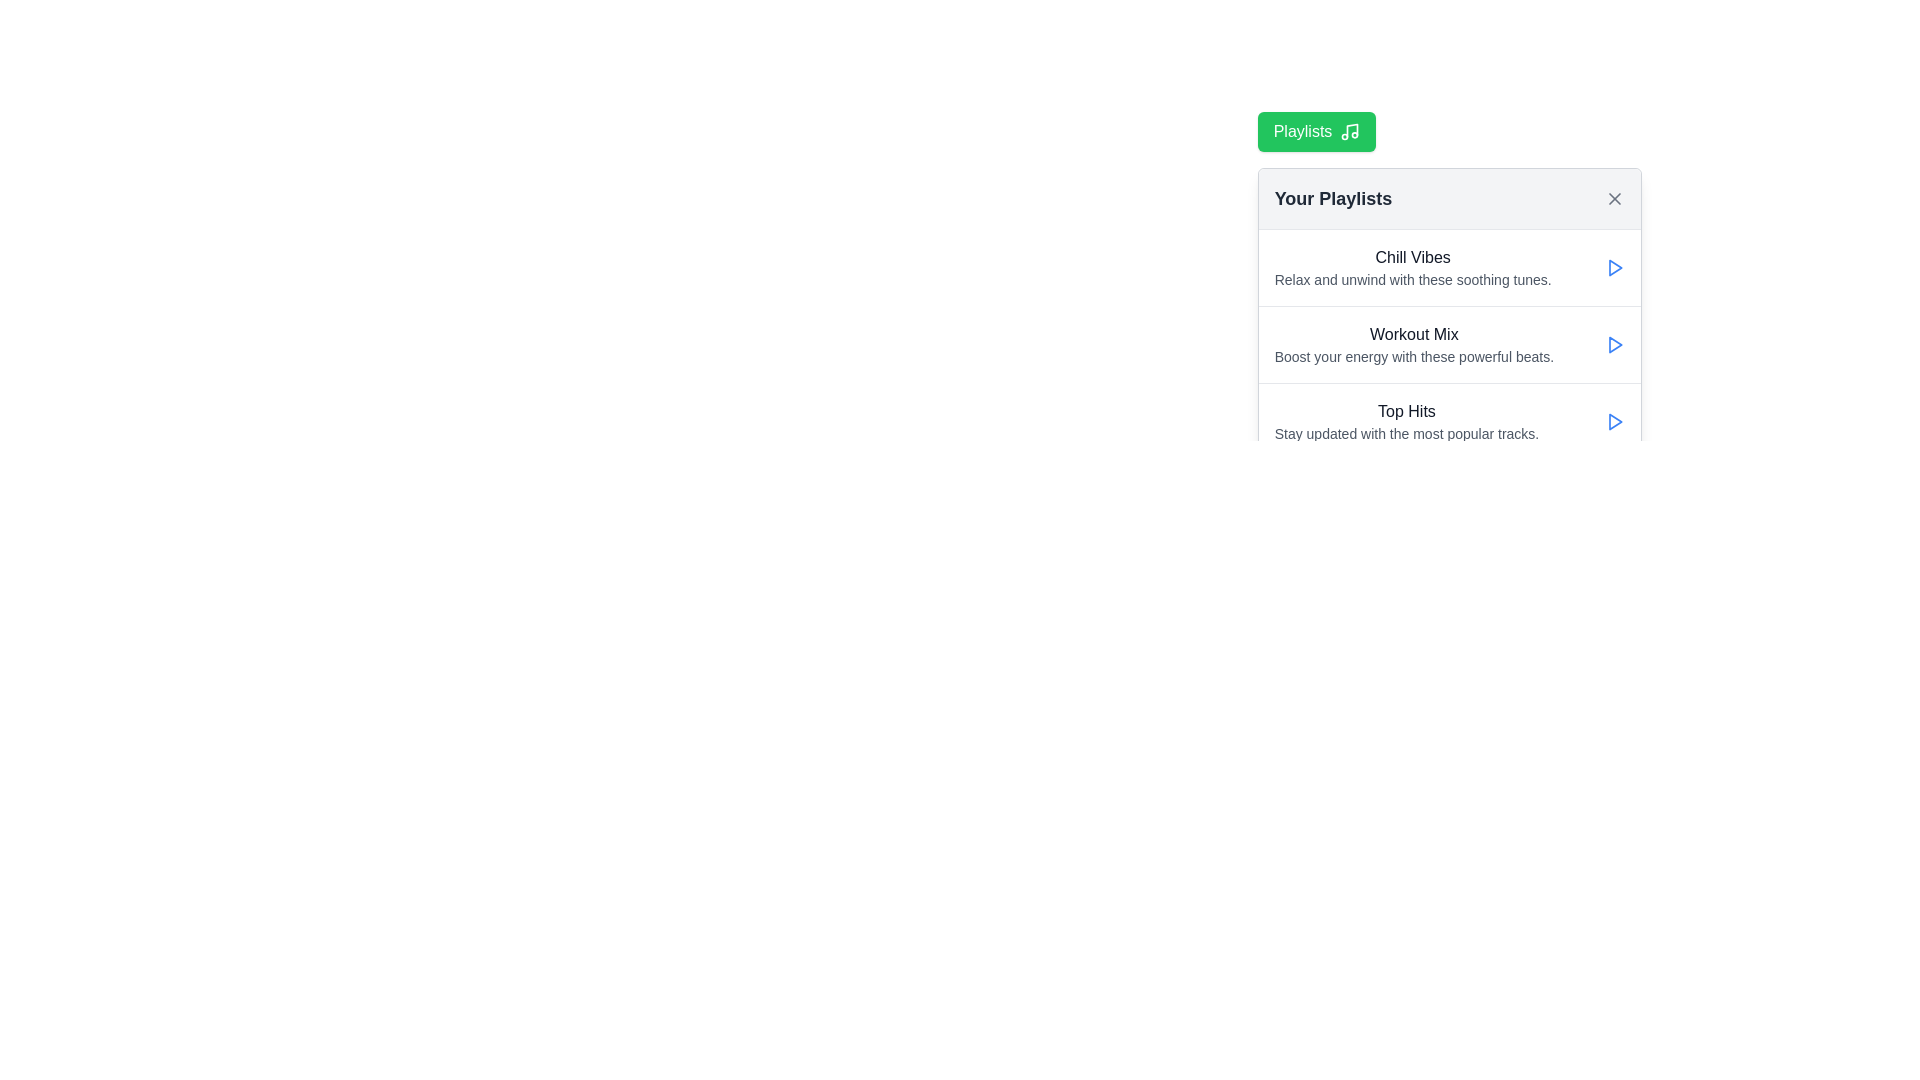 The width and height of the screenshot is (1920, 1080). I want to click on the 'Top Hits' playlist category list item, which is the third item in the 'Your Playlists' panel, situated between 'Workout Mix' and no other content, so click(1449, 420).